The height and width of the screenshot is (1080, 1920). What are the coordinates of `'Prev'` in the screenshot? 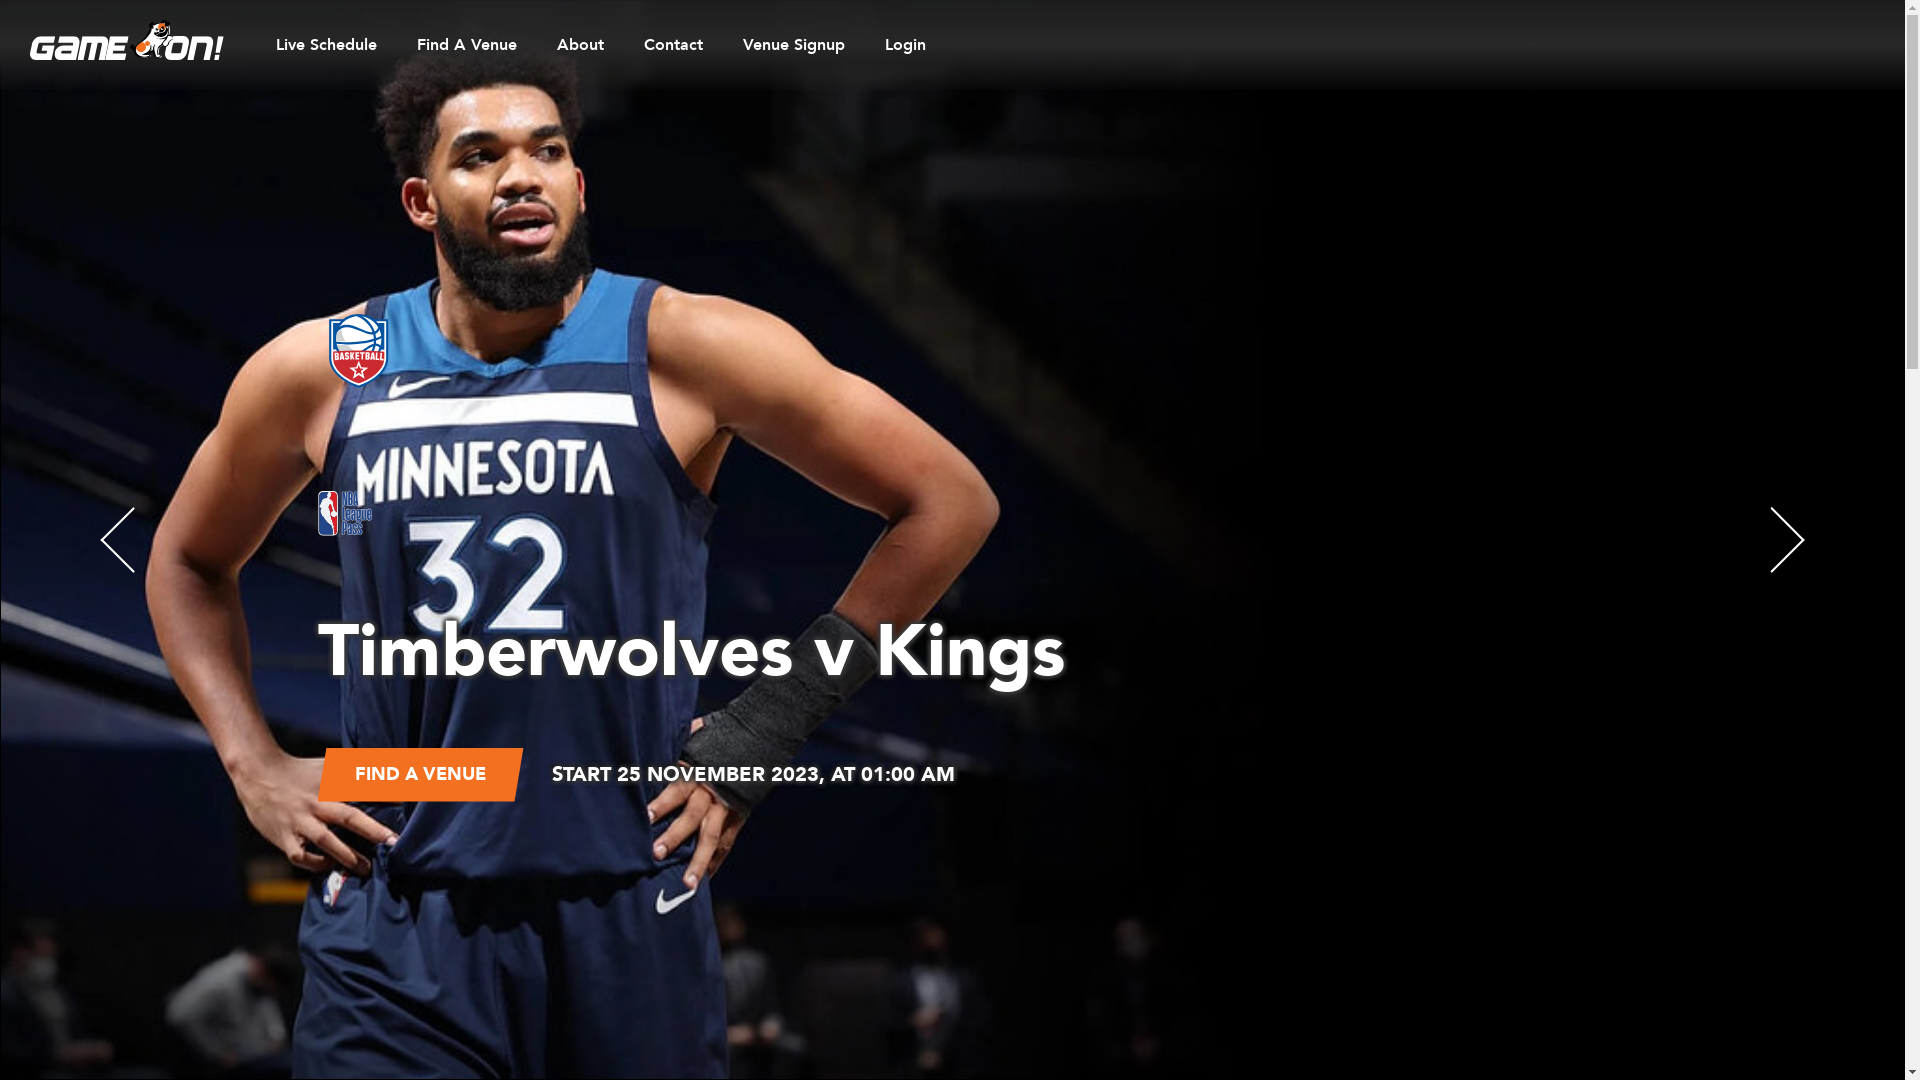 It's located at (116, 540).